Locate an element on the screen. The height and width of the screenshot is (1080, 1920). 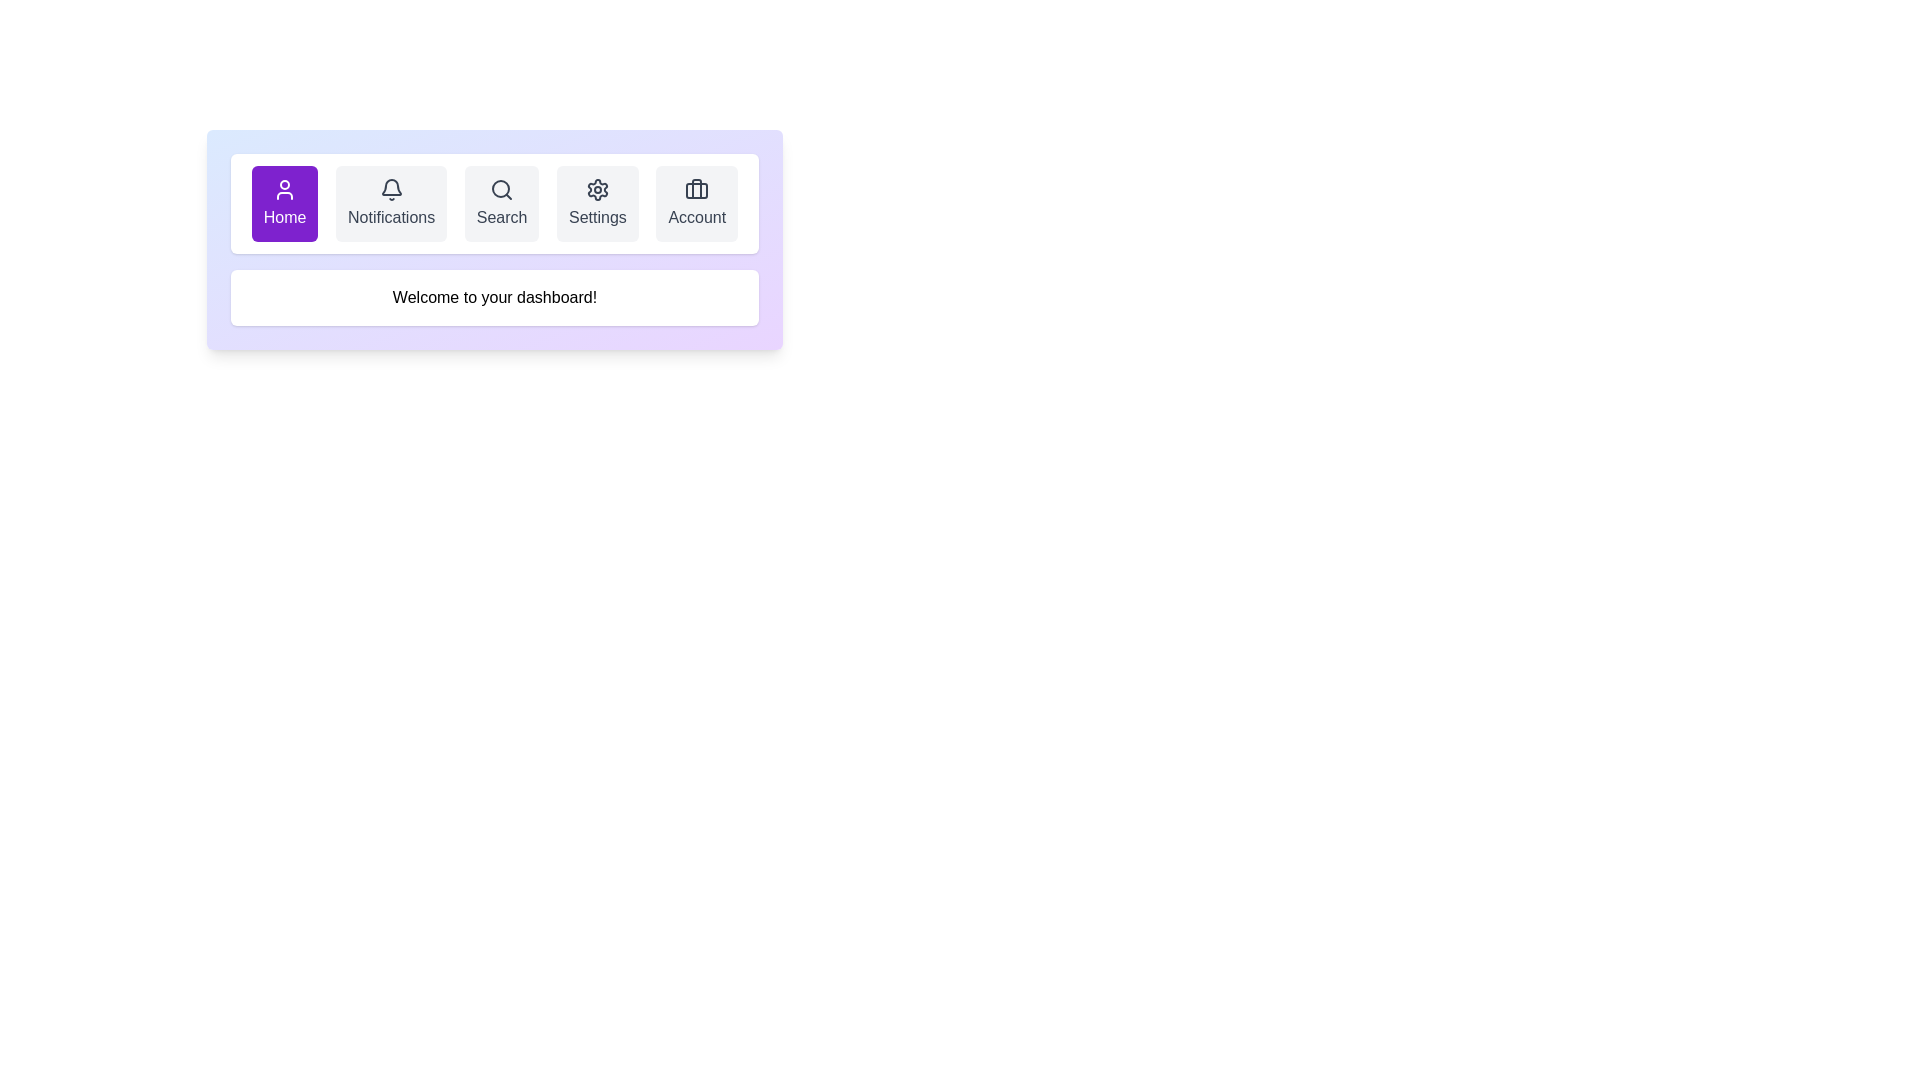
the top part of the briefcase icon located inside the 'Account' button in the top-right section of the navigation bar is located at coordinates (697, 189).